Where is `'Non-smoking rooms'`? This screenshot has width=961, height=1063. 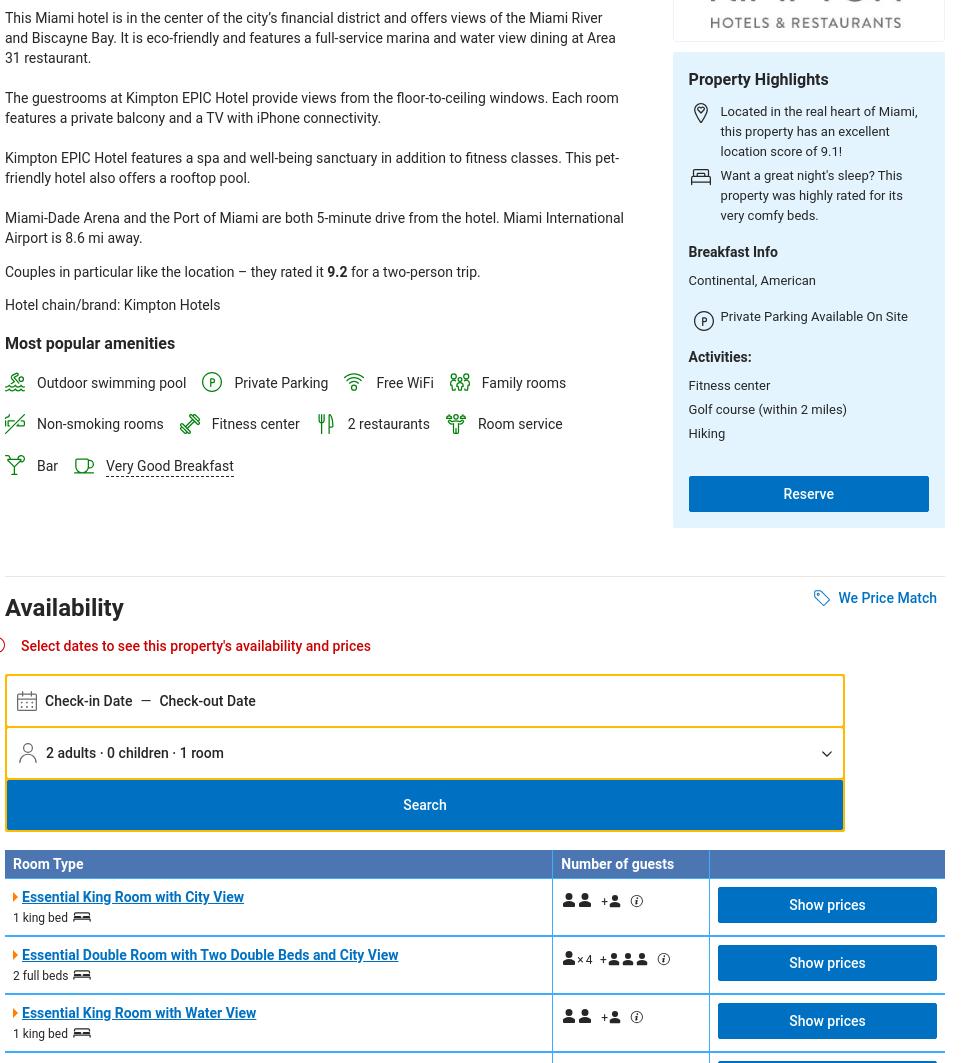 'Non-smoking rooms' is located at coordinates (100, 424).